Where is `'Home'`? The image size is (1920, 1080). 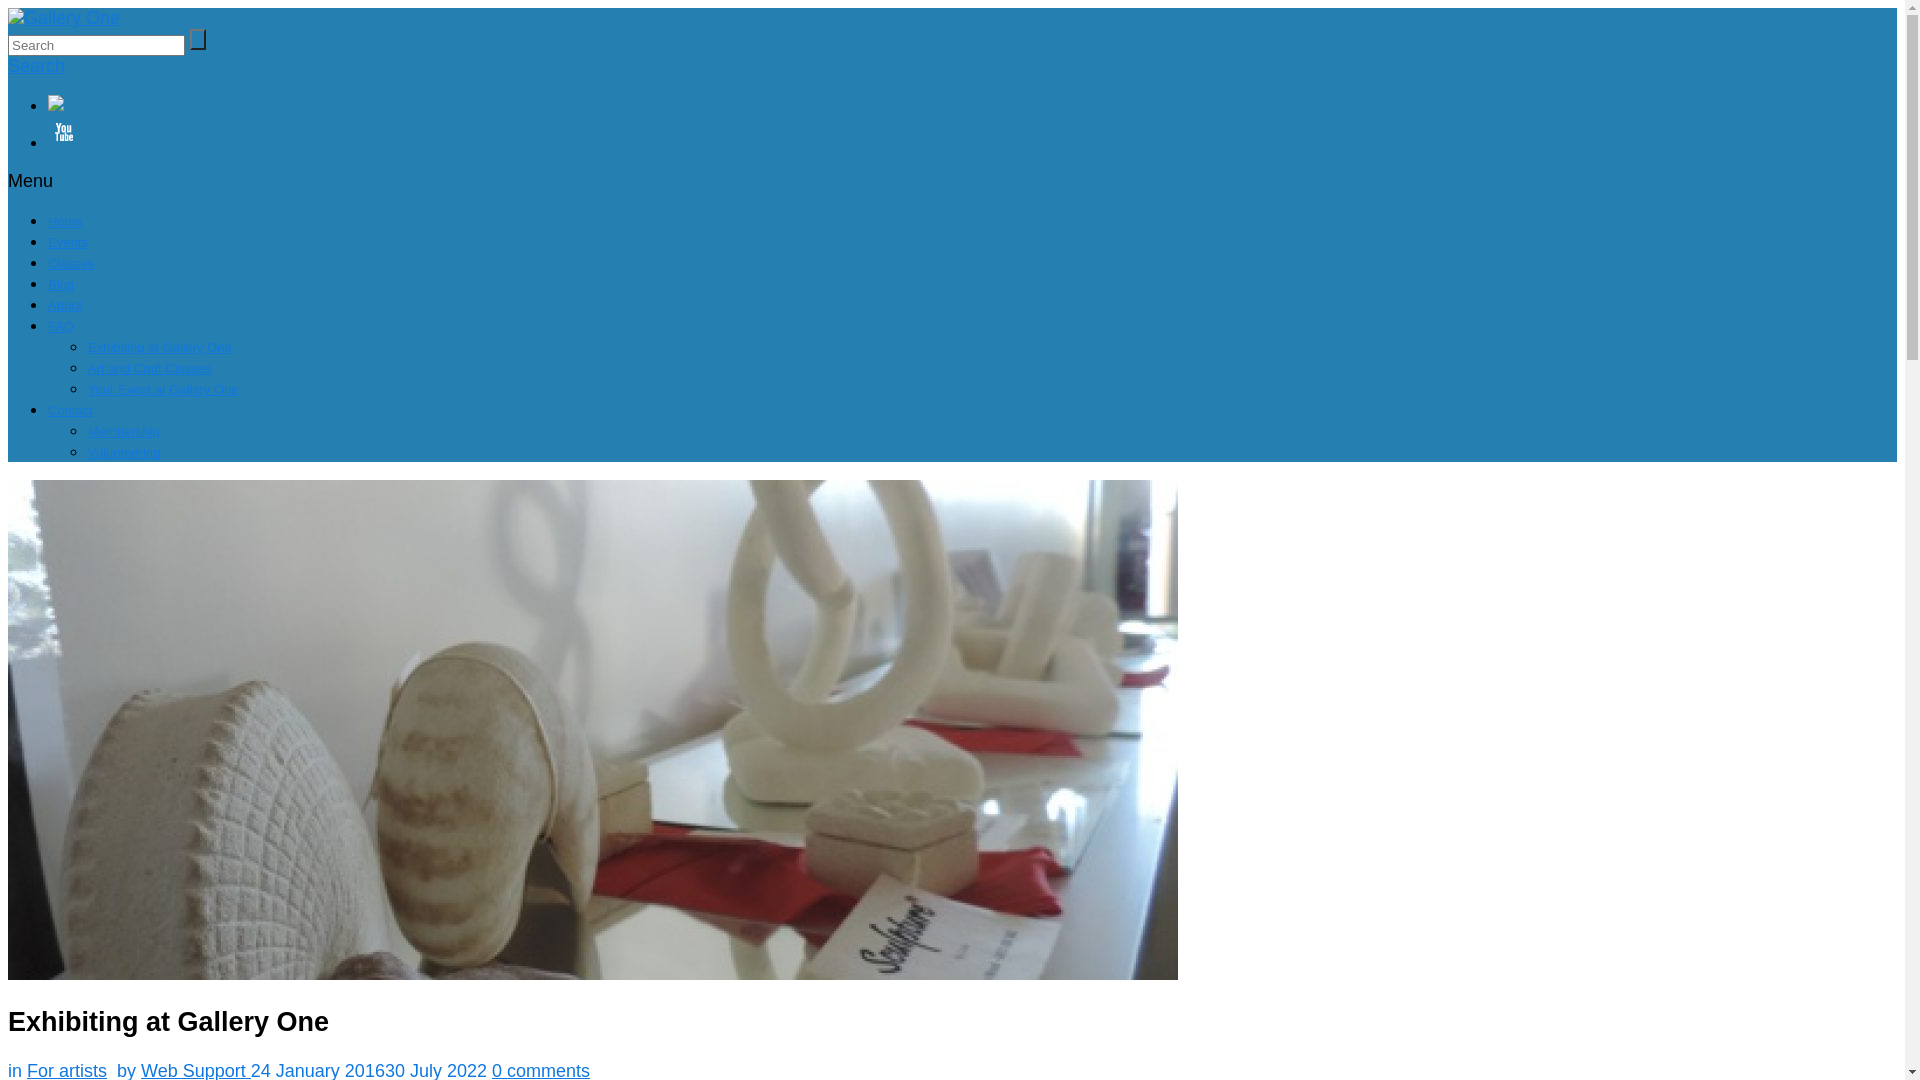
'Home' is located at coordinates (65, 221).